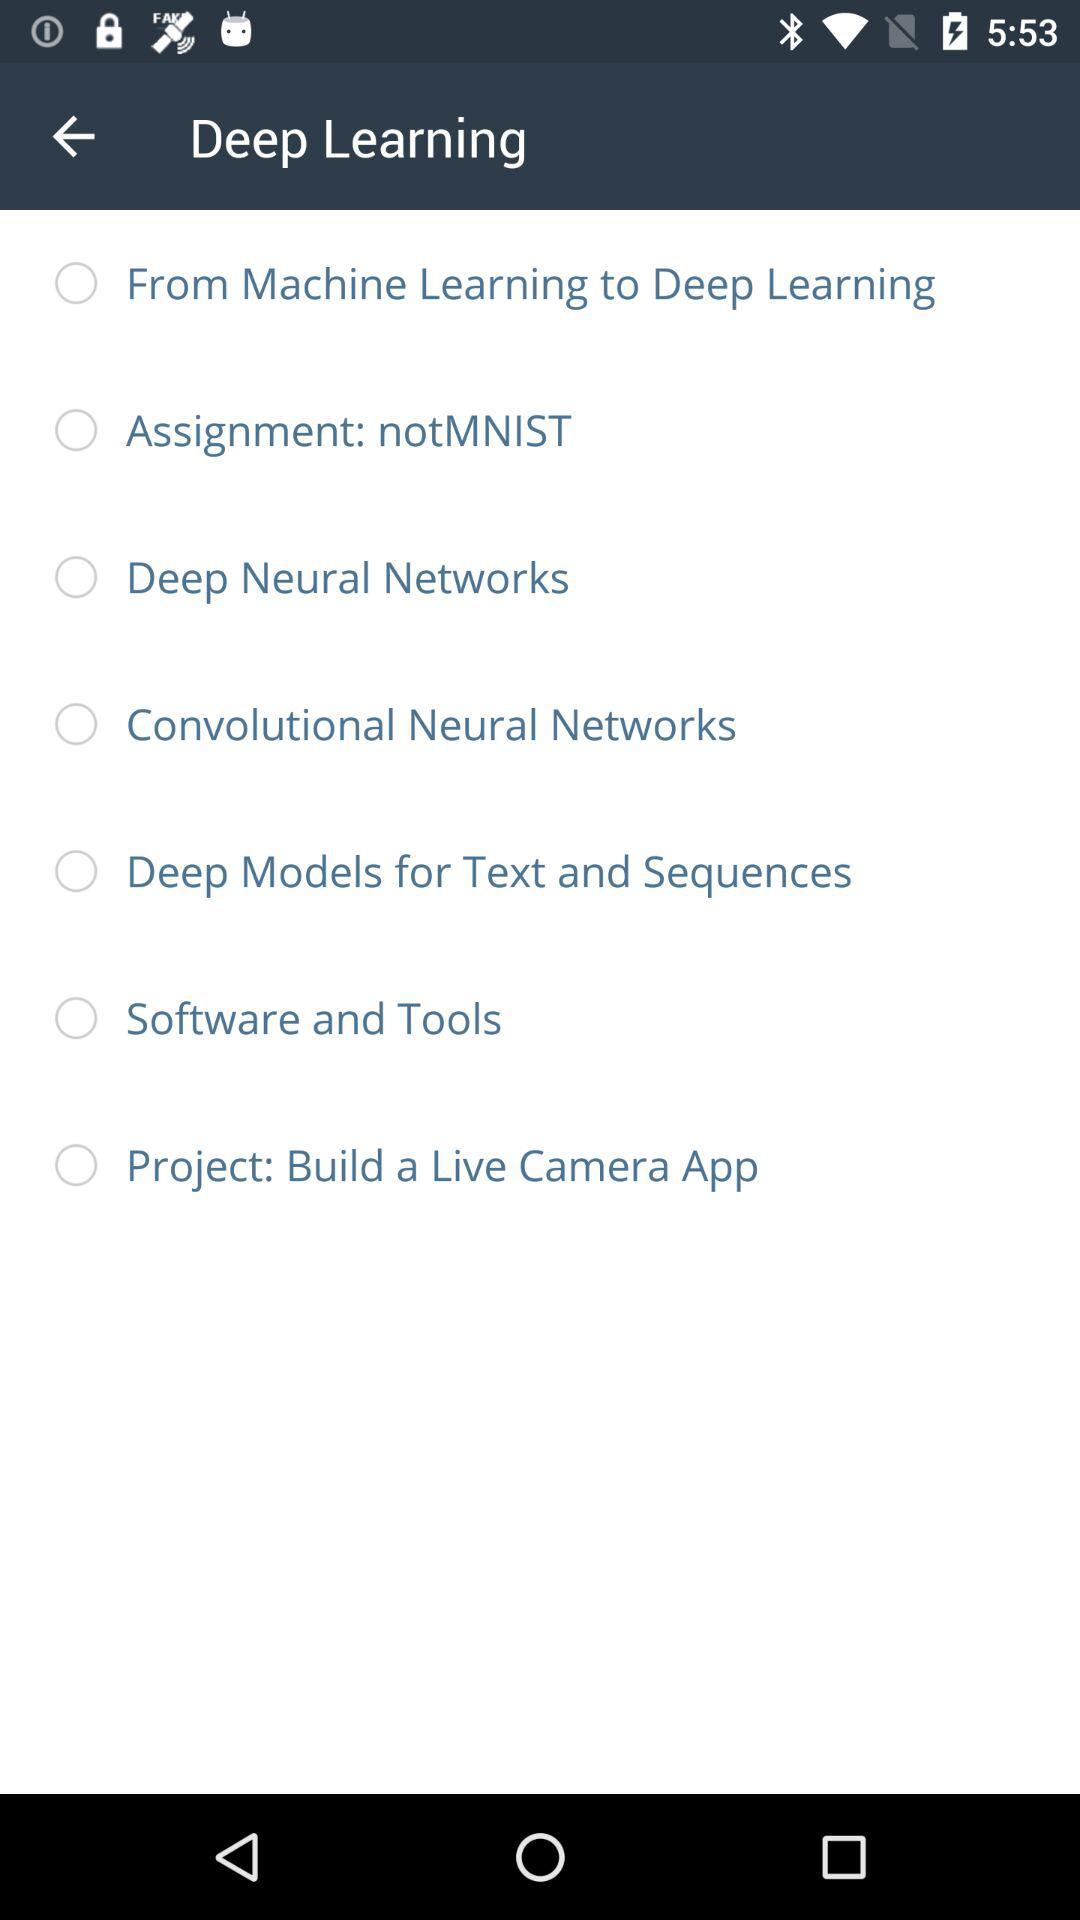  Describe the element at coordinates (72, 135) in the screenshot. I see `the icon next to deep learning icon` at that location.